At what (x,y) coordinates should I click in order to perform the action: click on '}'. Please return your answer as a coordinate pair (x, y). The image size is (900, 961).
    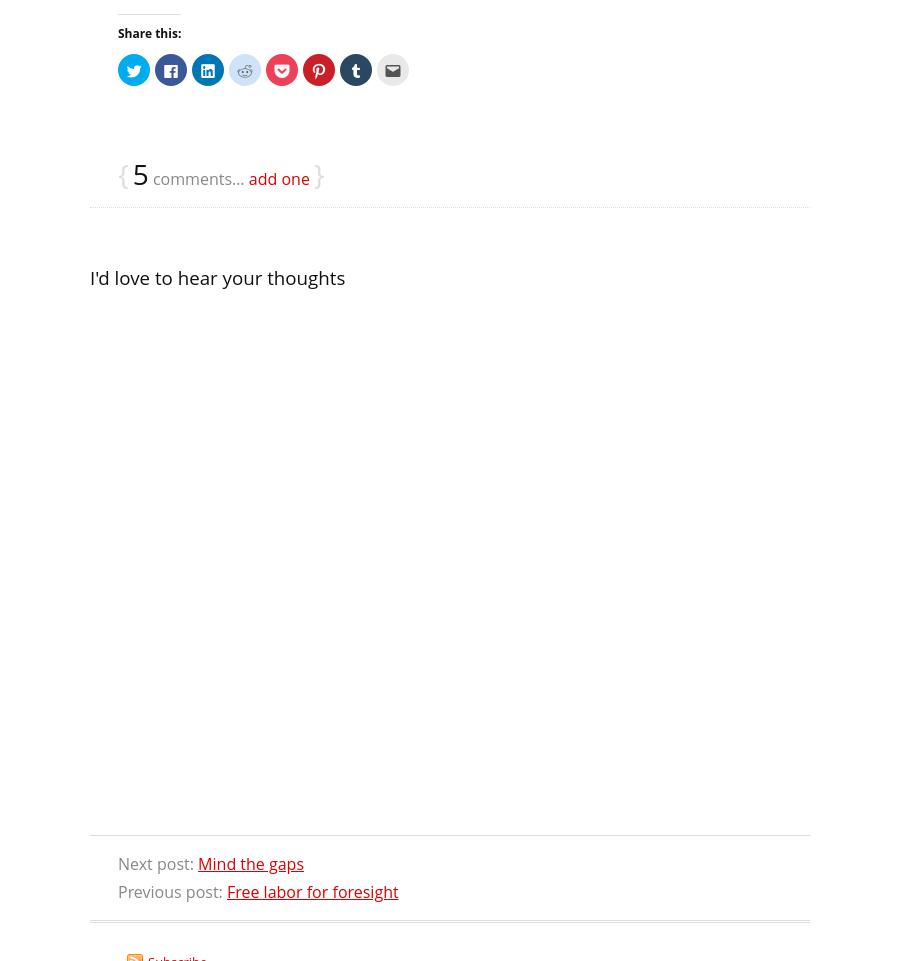
    Looking at the image, I should click on (317, 174).